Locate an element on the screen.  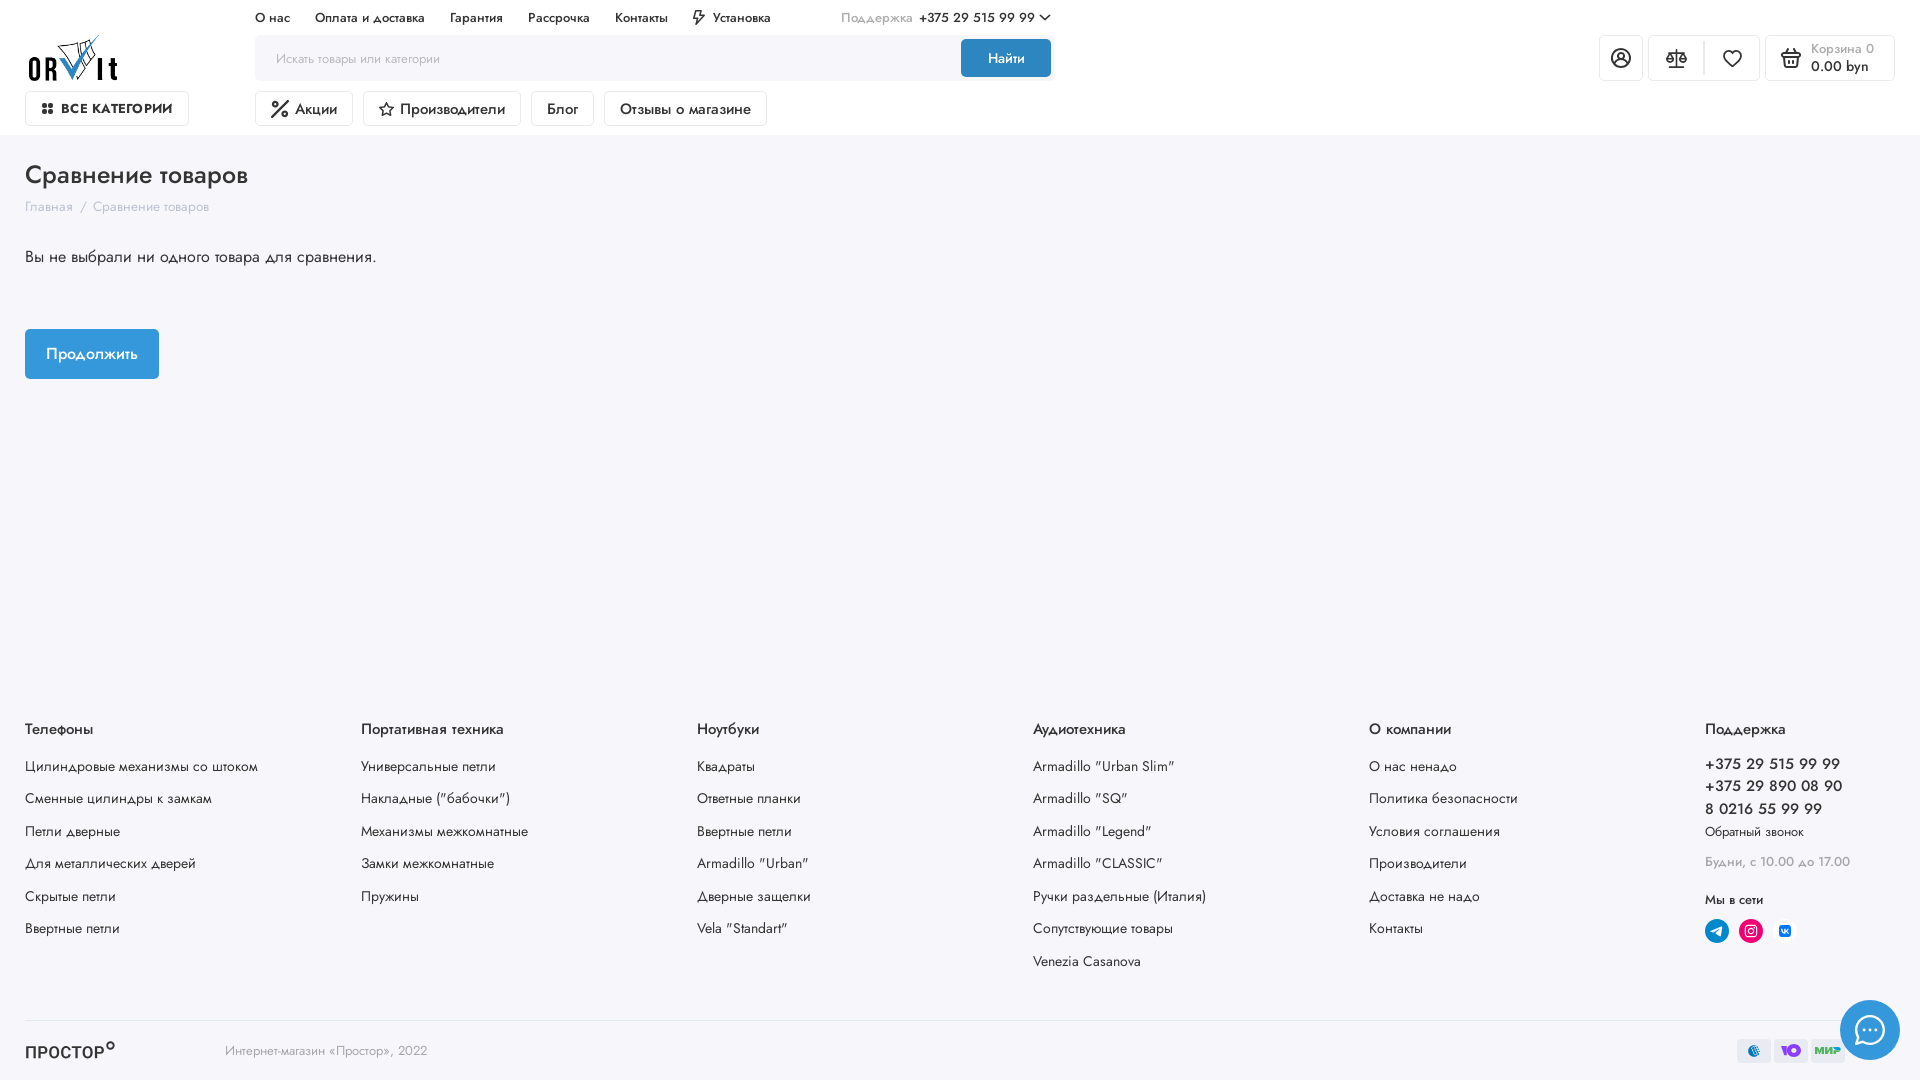
'+375 29 515 99 99' is located at coordinates (1772, 763).